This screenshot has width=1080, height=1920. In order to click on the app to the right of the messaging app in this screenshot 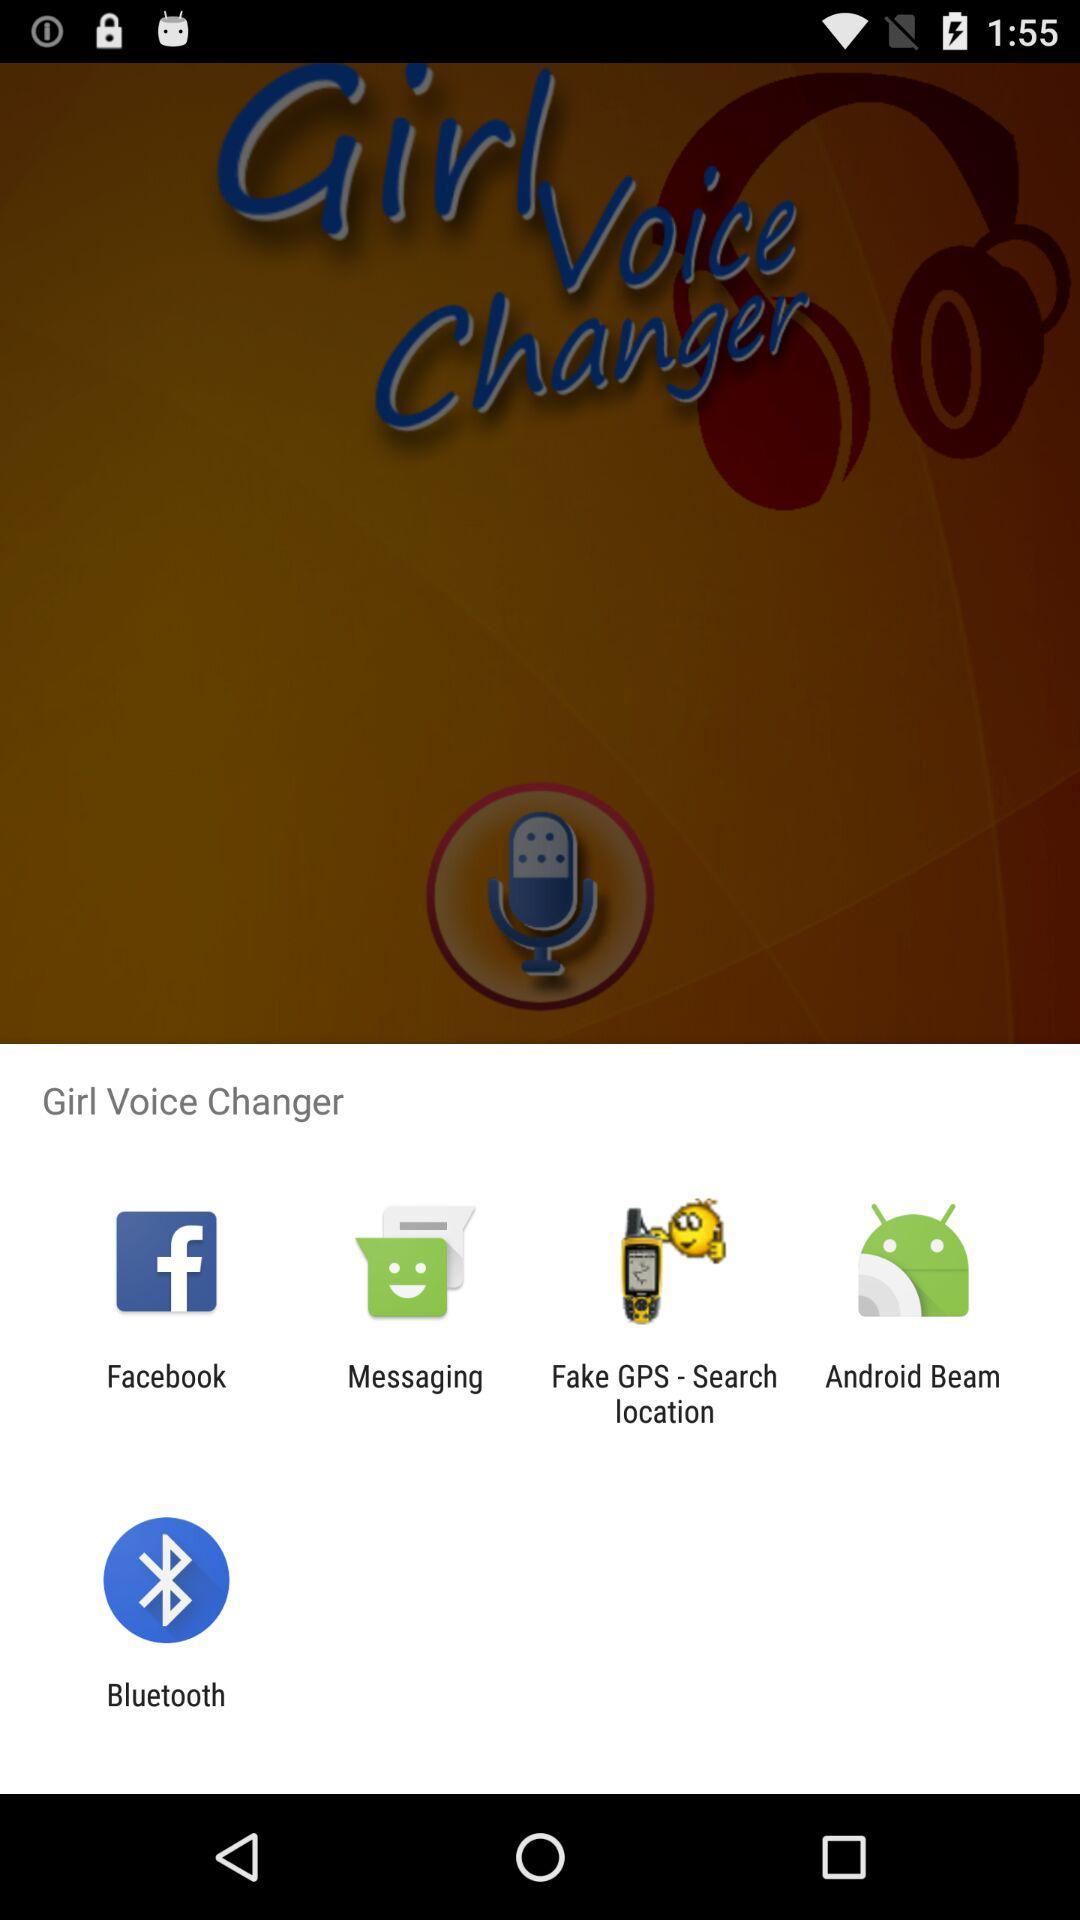, I will do `click(664, 1392)`.